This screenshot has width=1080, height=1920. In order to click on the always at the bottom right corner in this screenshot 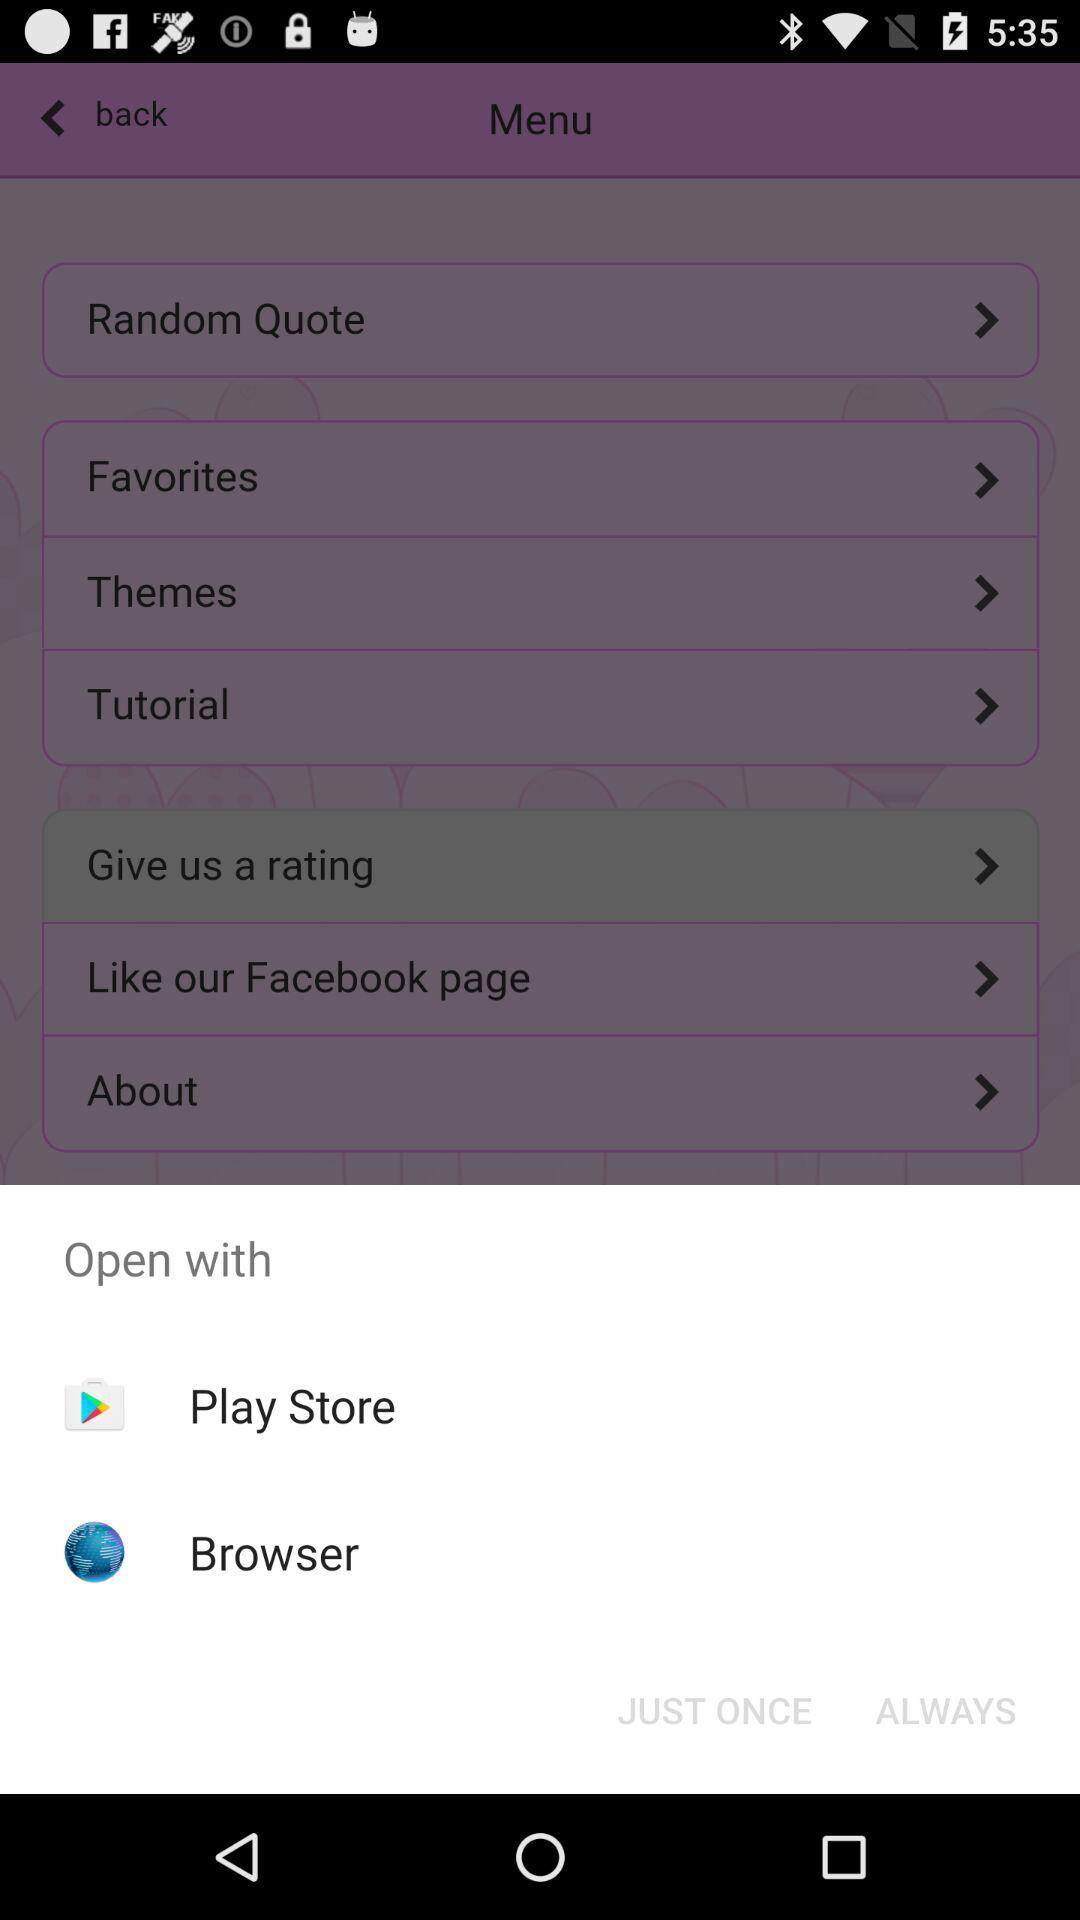, I will do `click(945, 1708)`.